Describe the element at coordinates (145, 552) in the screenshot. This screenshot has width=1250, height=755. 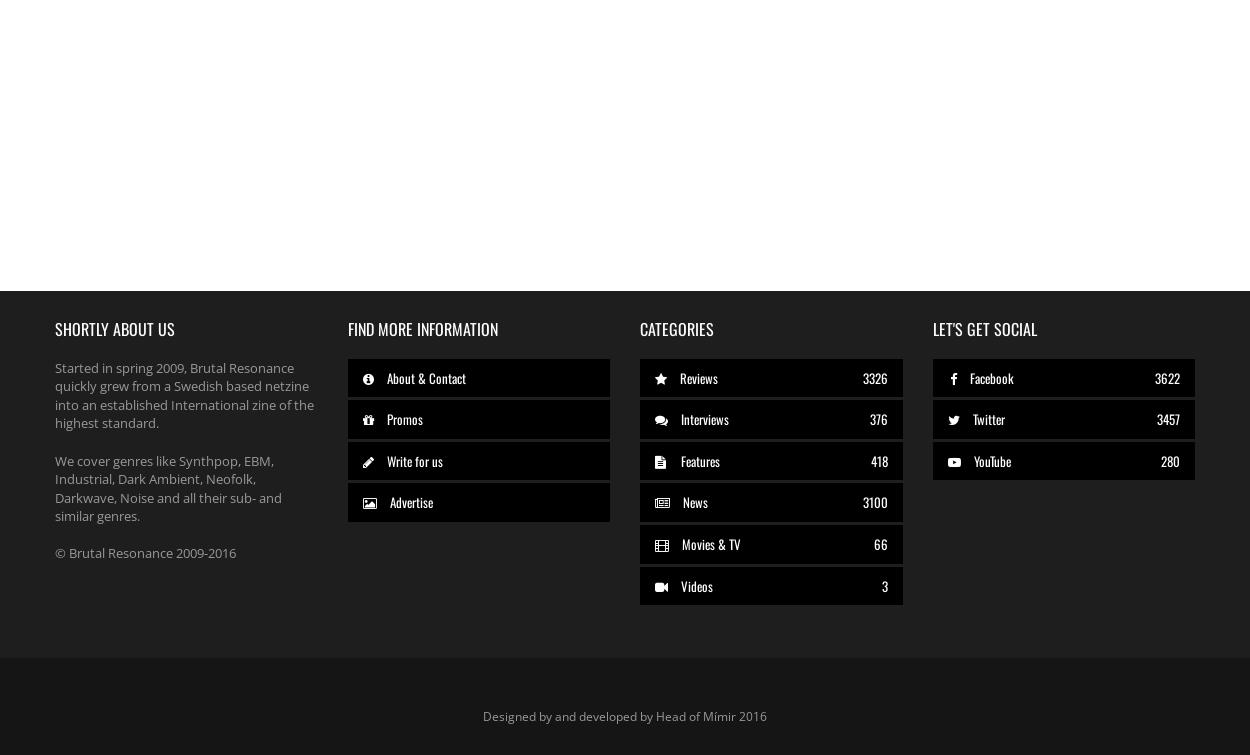
I see `'© Brutal Resonance 2009-2016'` at that location.